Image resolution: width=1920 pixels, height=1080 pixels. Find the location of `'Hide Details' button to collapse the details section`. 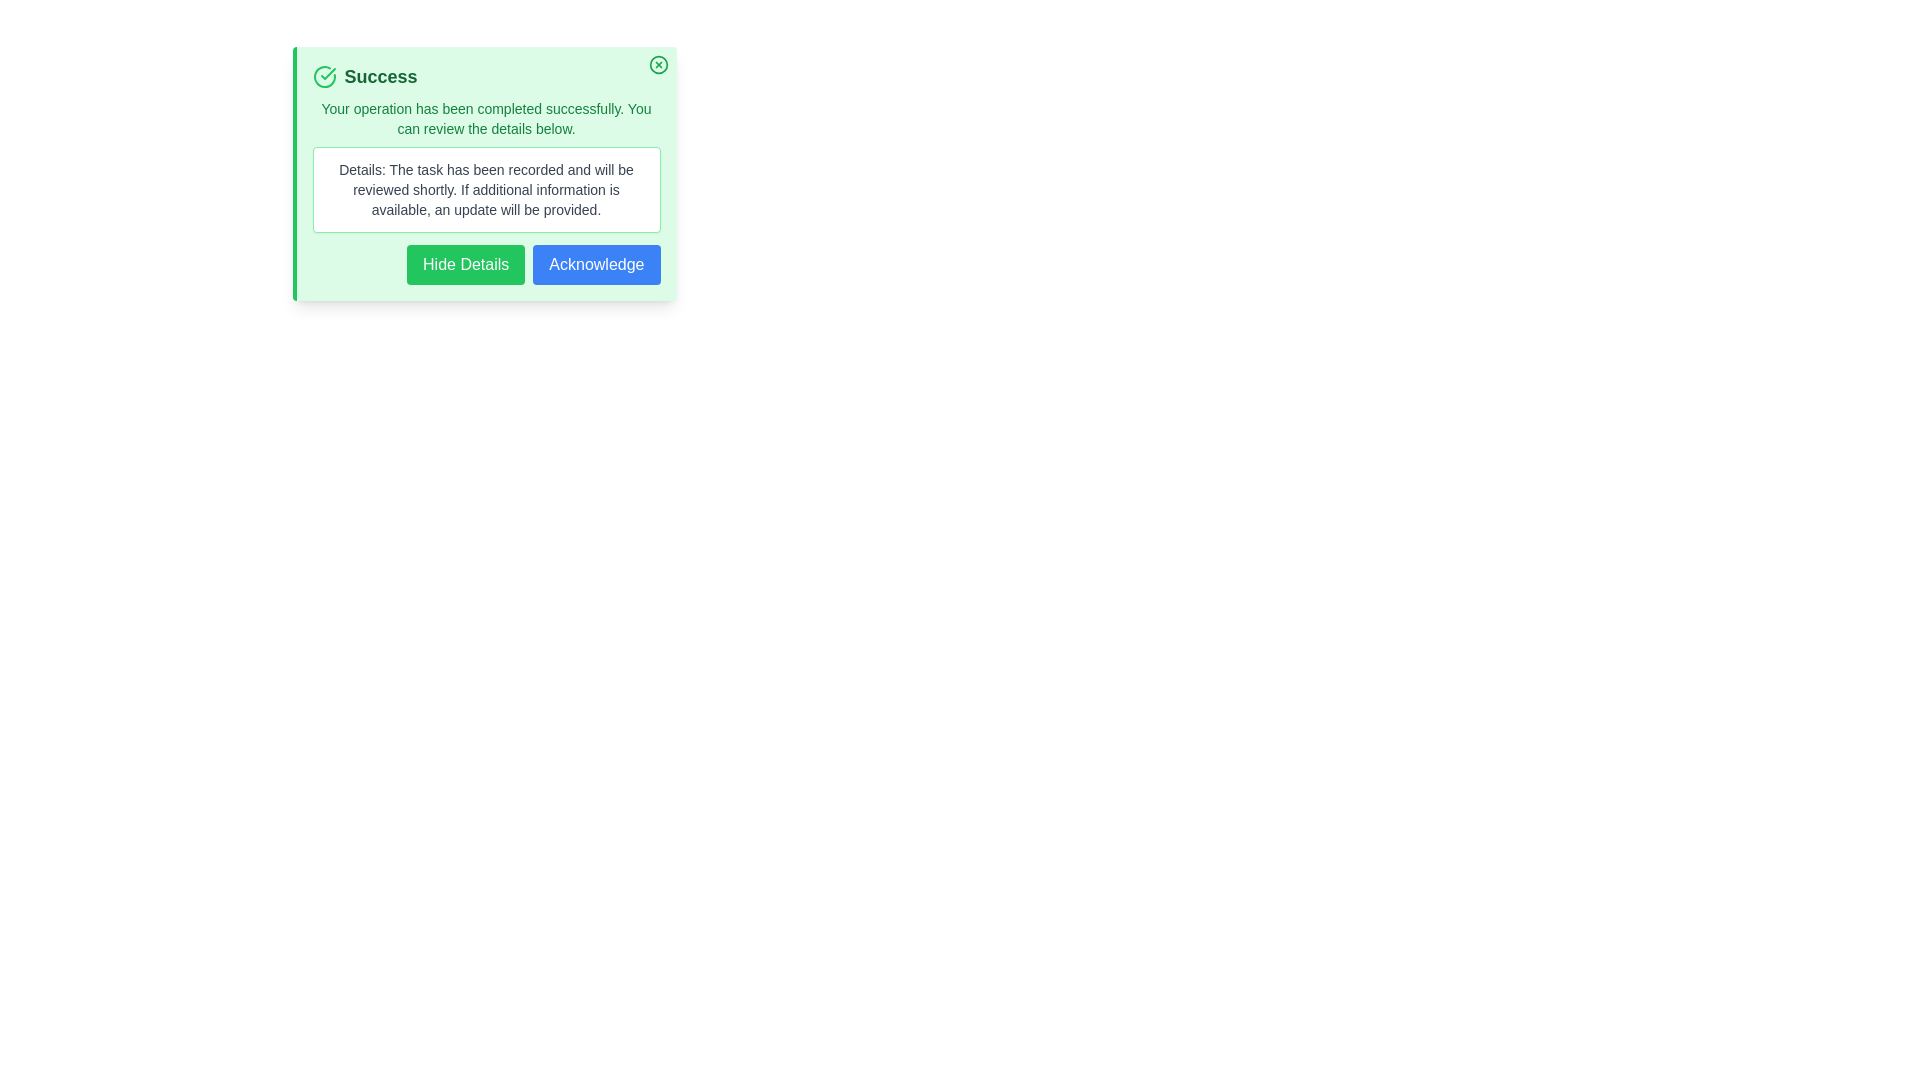

'Hide Details' button to collapse the details section is located at coordinates (464, 264).